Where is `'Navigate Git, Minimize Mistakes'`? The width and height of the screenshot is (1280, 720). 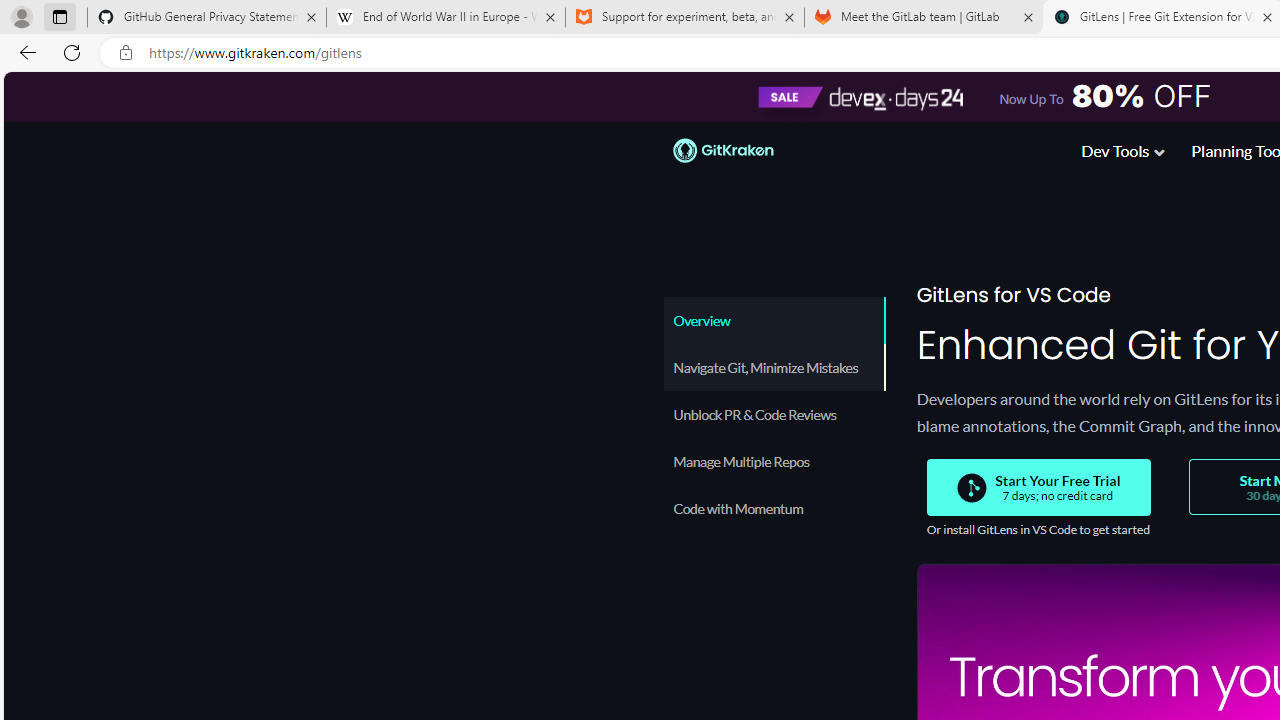
'Navigate Git, Minimize Mistakes' is located at coordinates (773, 367).